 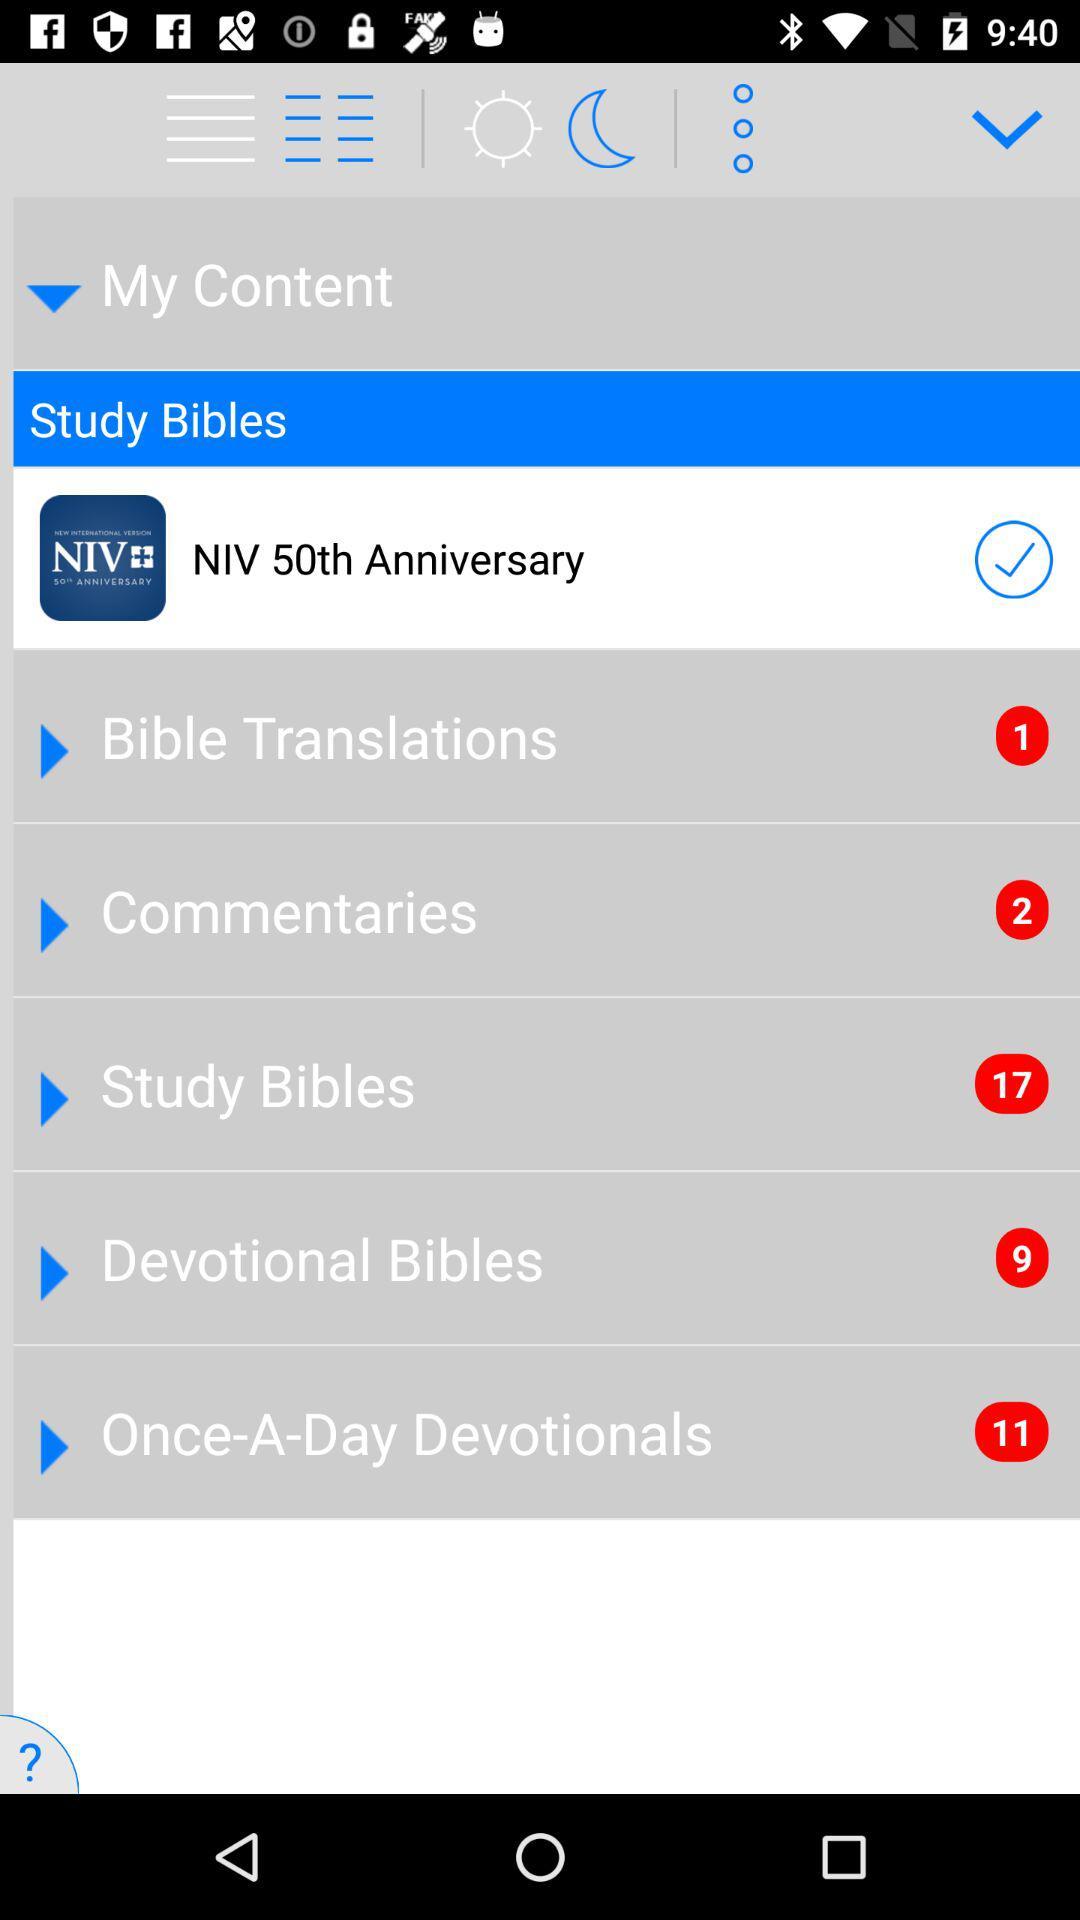 I want to click on the second button to the top right corner of the page, so click(x=736, y=127).